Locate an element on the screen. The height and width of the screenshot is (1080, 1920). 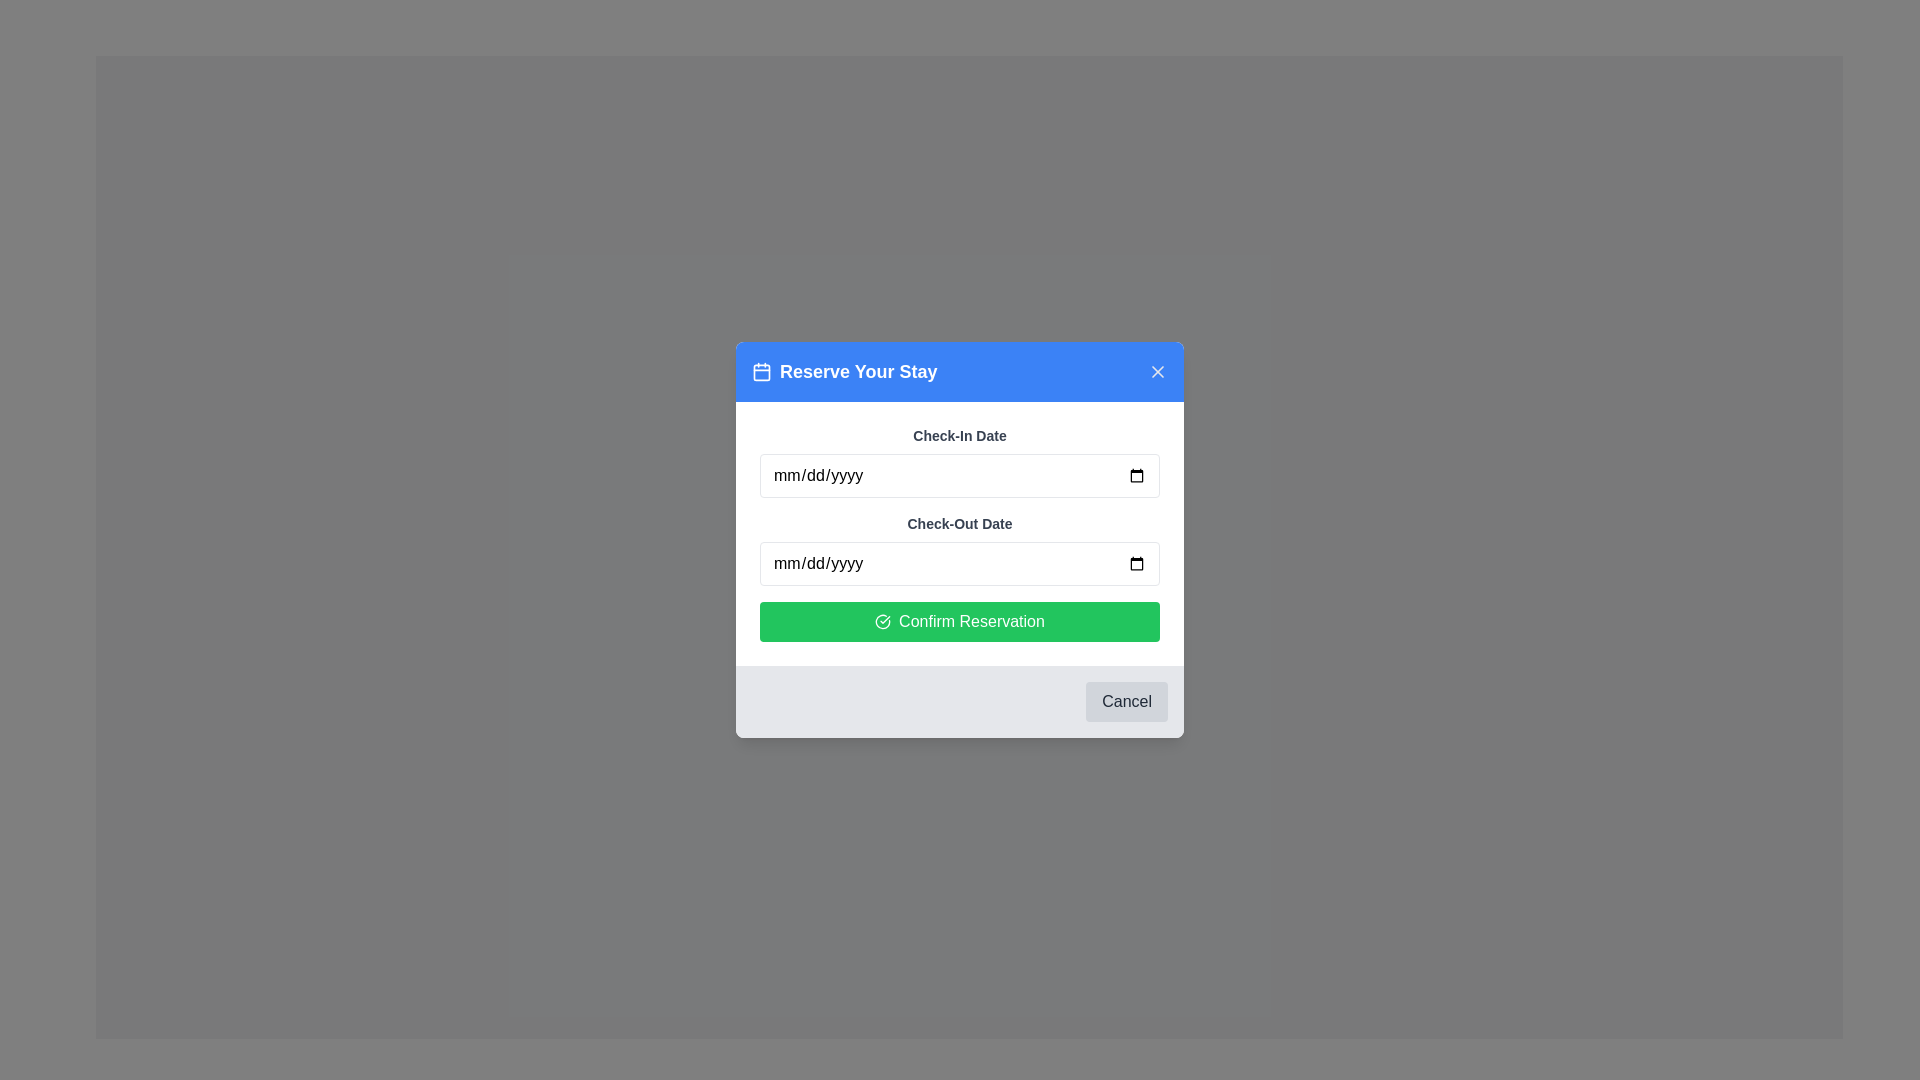
the text label guiding users for the check-in date input in the 'Reserve Your Stay' modal is located at coordinates (960, 434).